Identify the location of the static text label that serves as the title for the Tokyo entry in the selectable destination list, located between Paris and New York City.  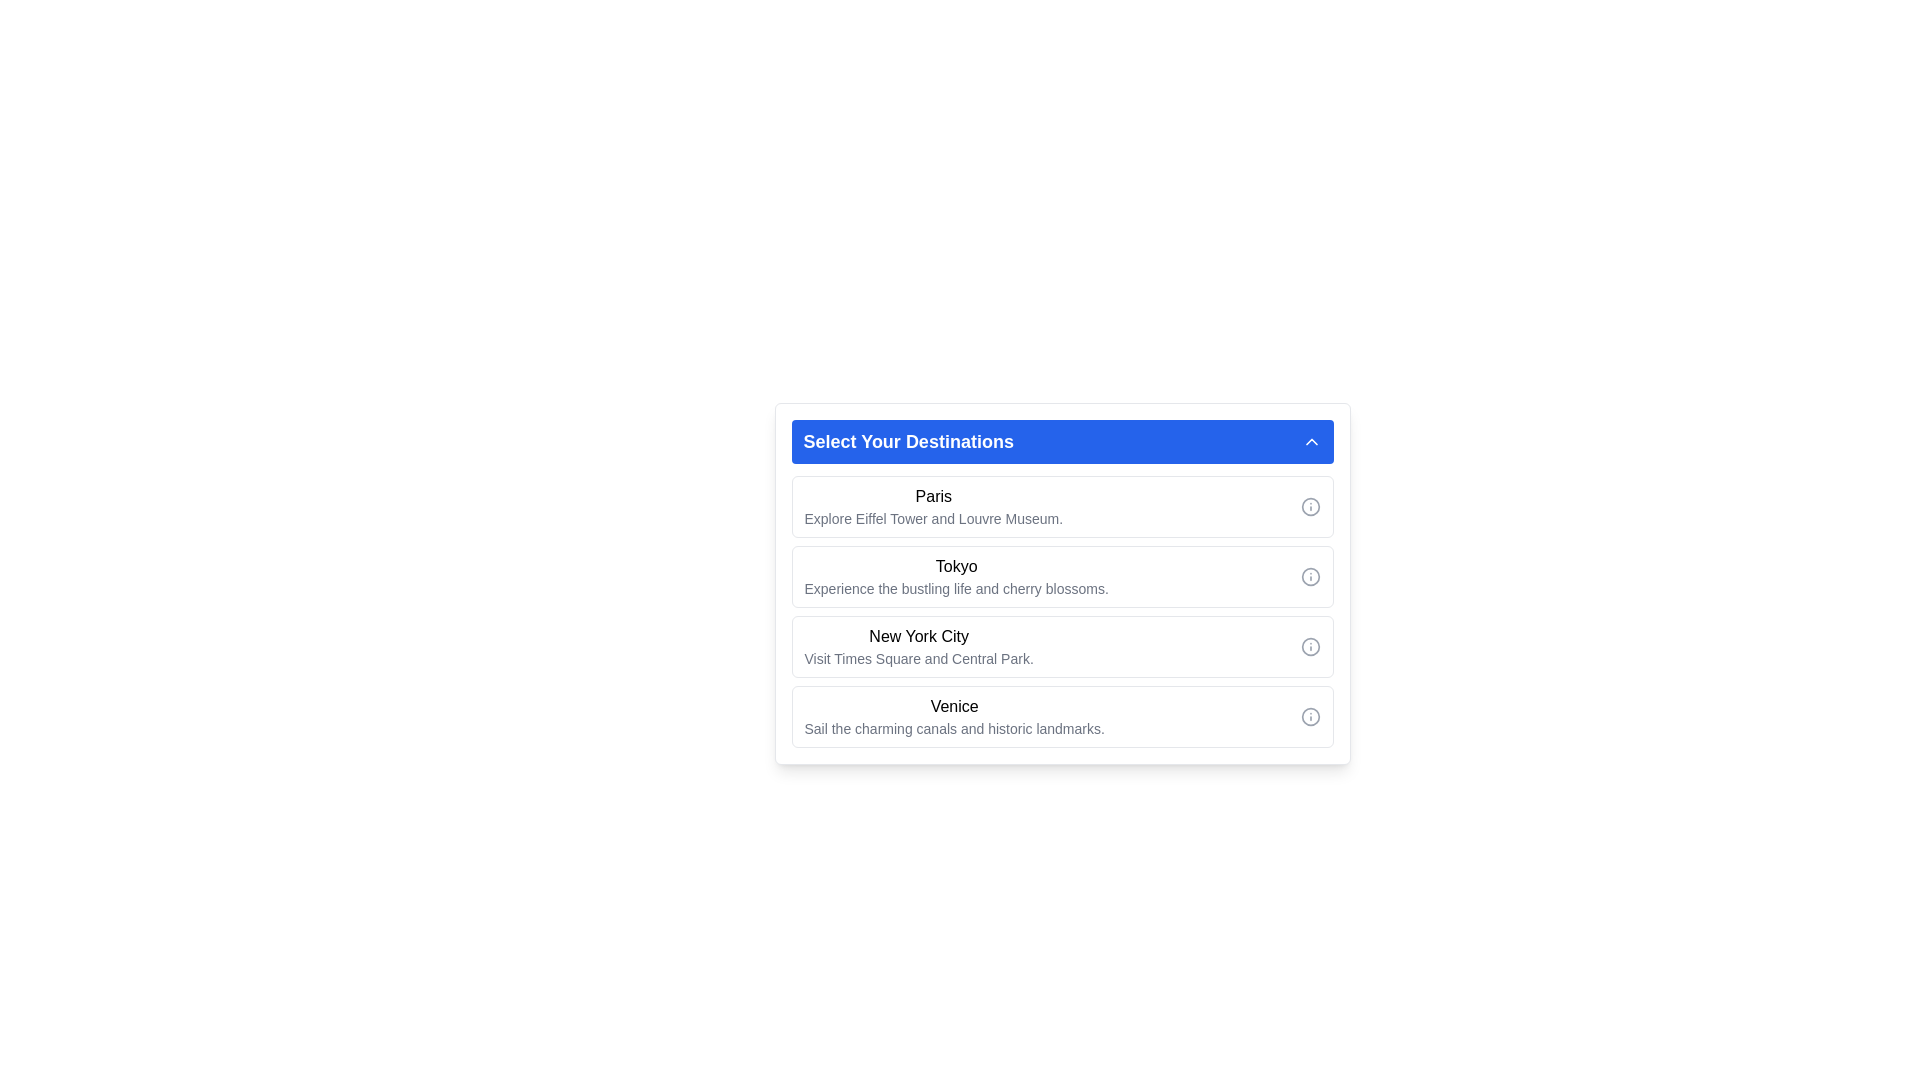
(955, 567).